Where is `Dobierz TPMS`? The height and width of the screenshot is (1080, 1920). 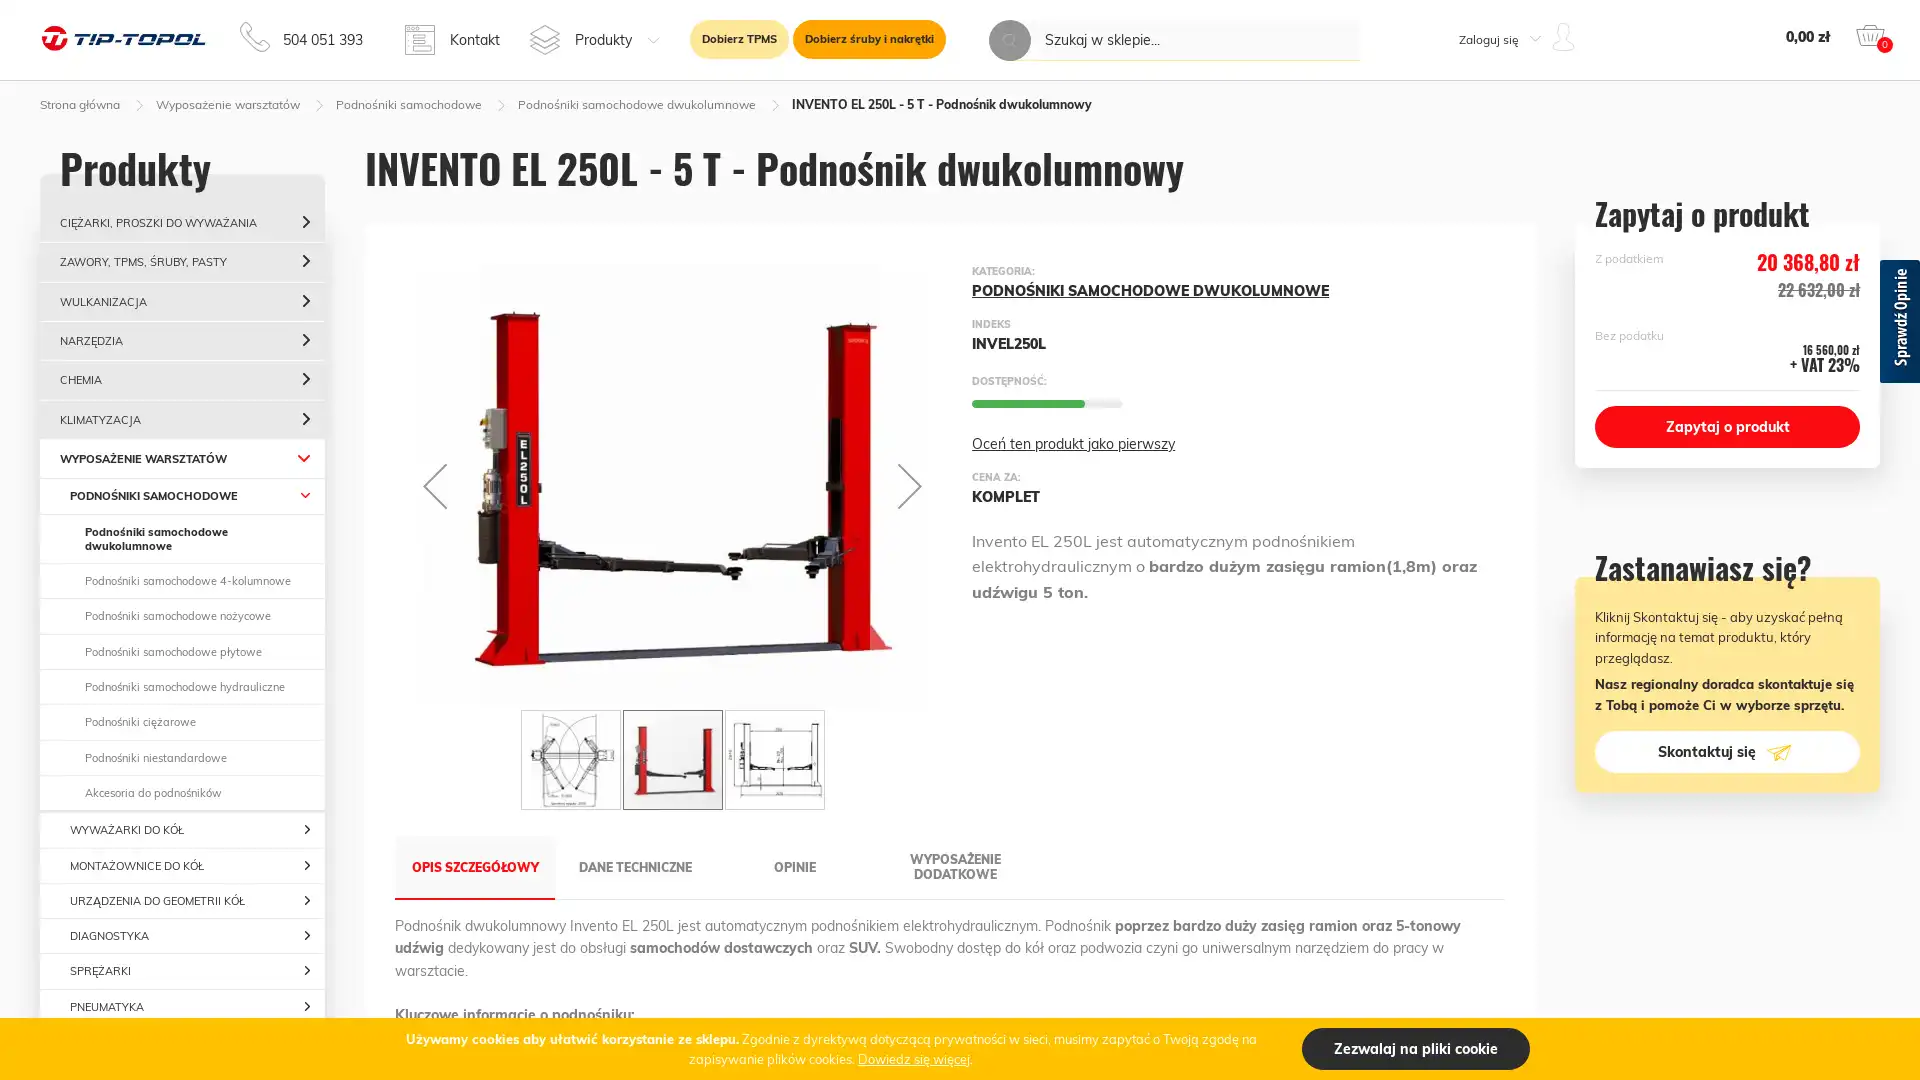 Dobierz TPMS is located at coordinates (738, 39).